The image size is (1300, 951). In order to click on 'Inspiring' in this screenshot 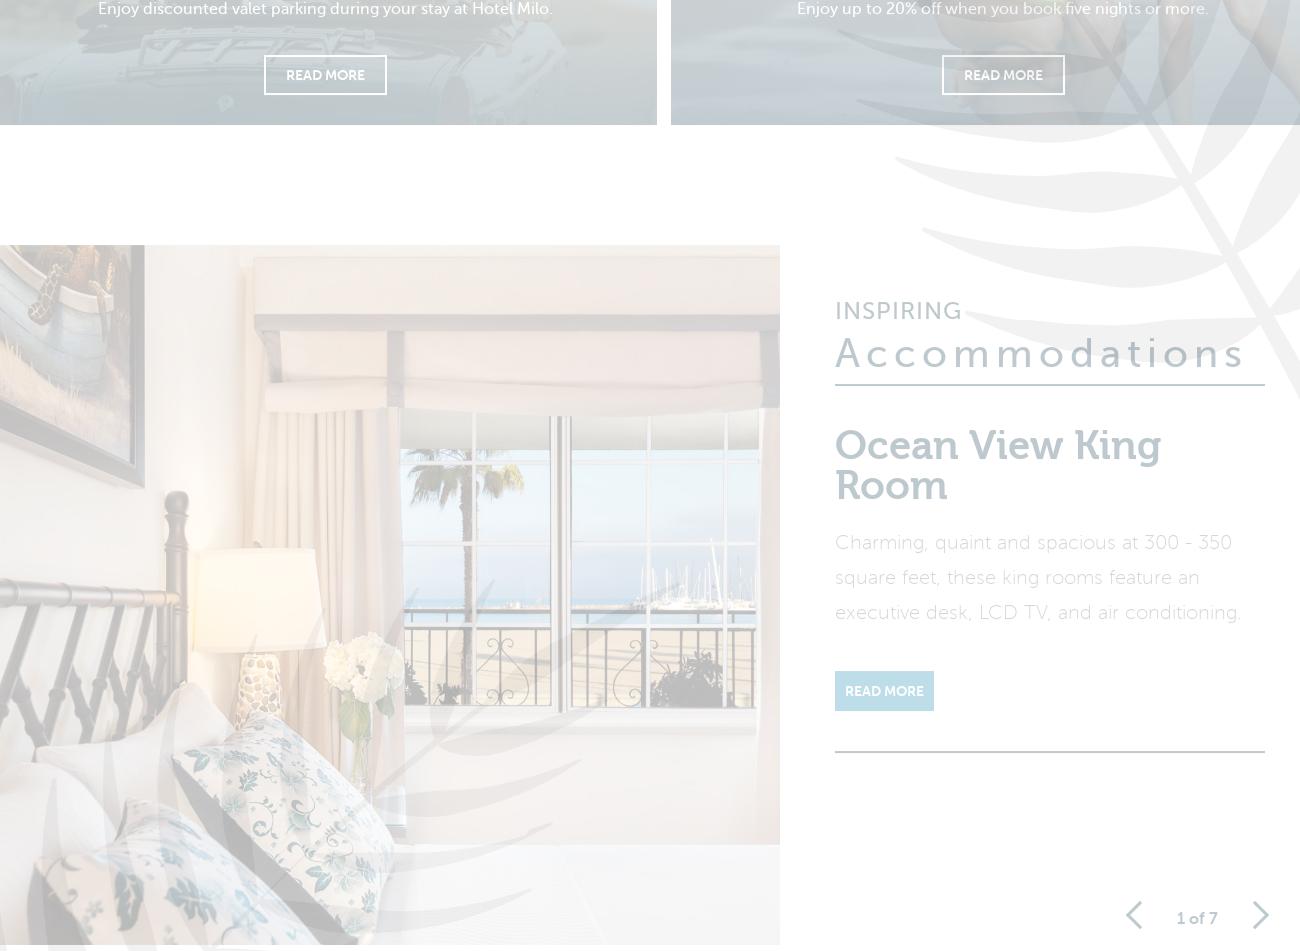, I will do `click(897, 324)`.